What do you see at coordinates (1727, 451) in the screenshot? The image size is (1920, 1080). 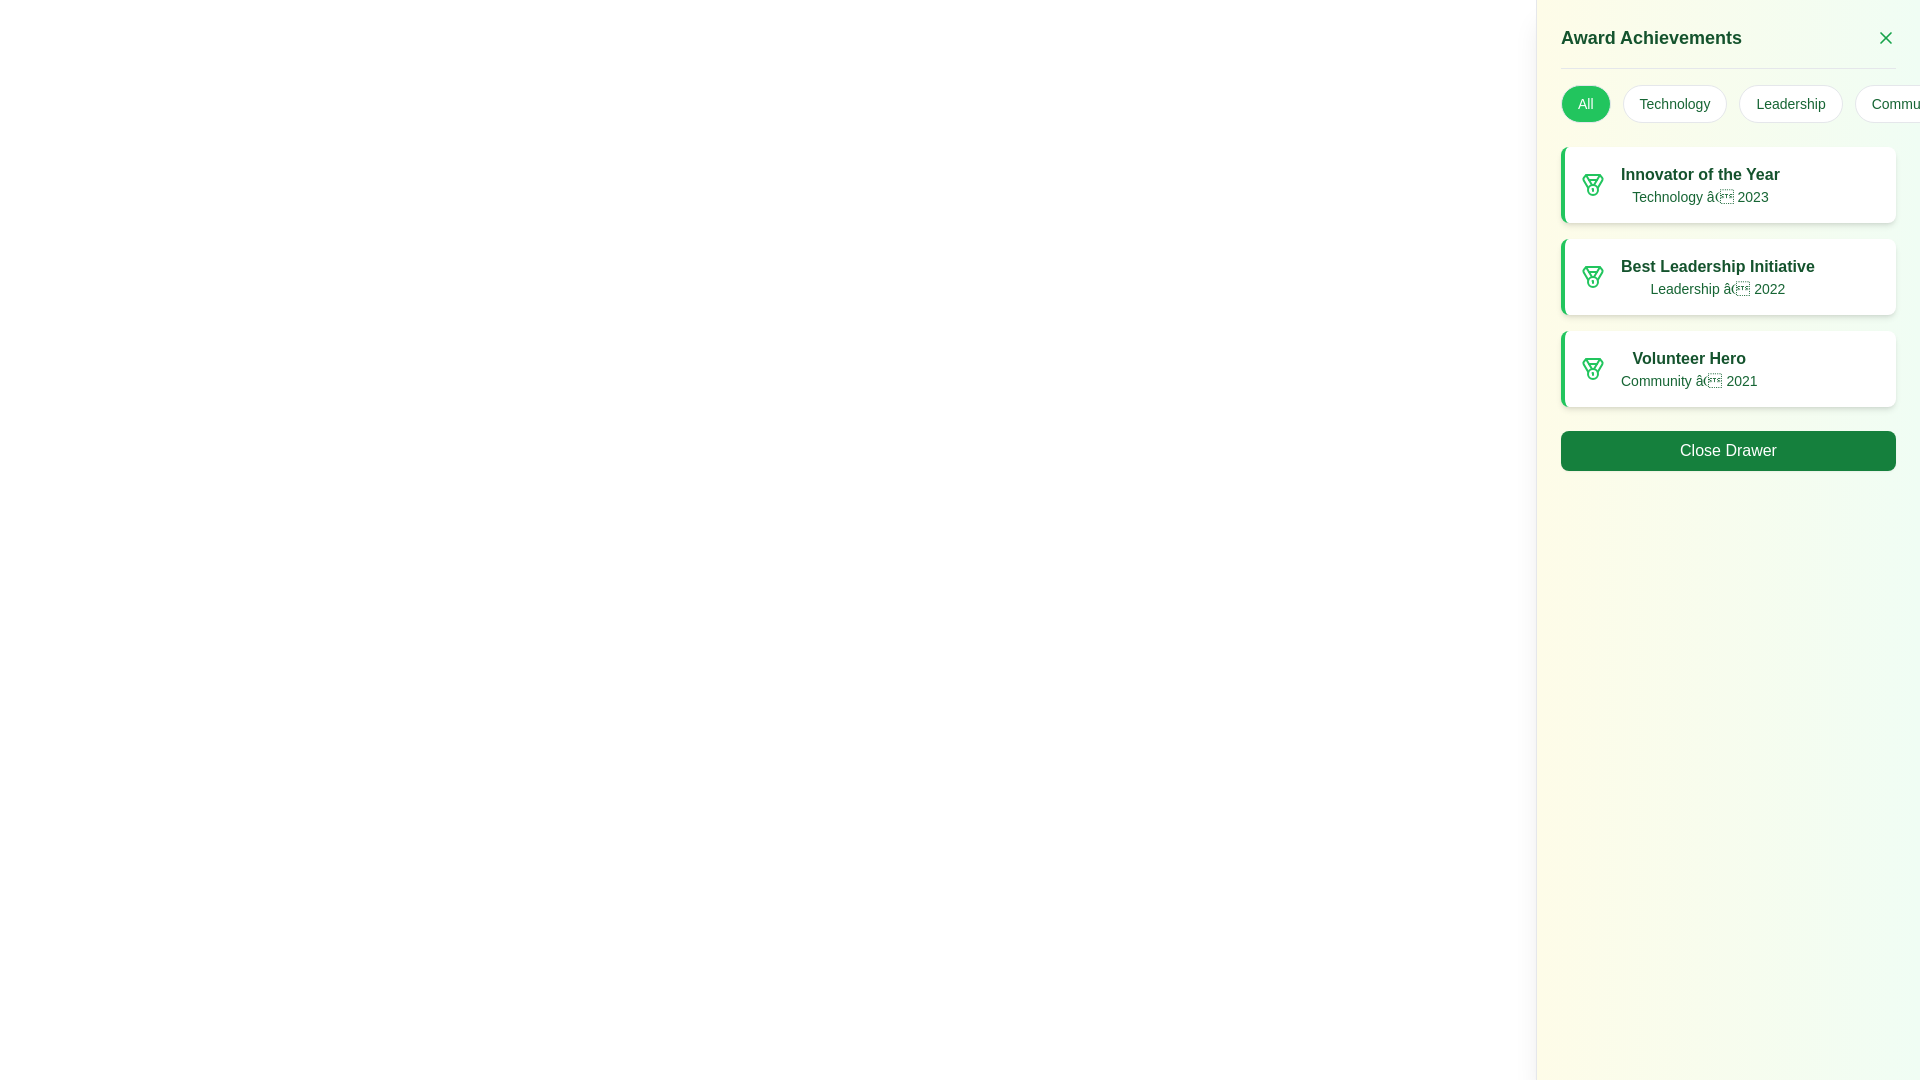 I see `the 'Close Drawer' button, which has a green background and white text, located at the bottom of the right-side panel to change its color` at bounding box center [1727, 451].